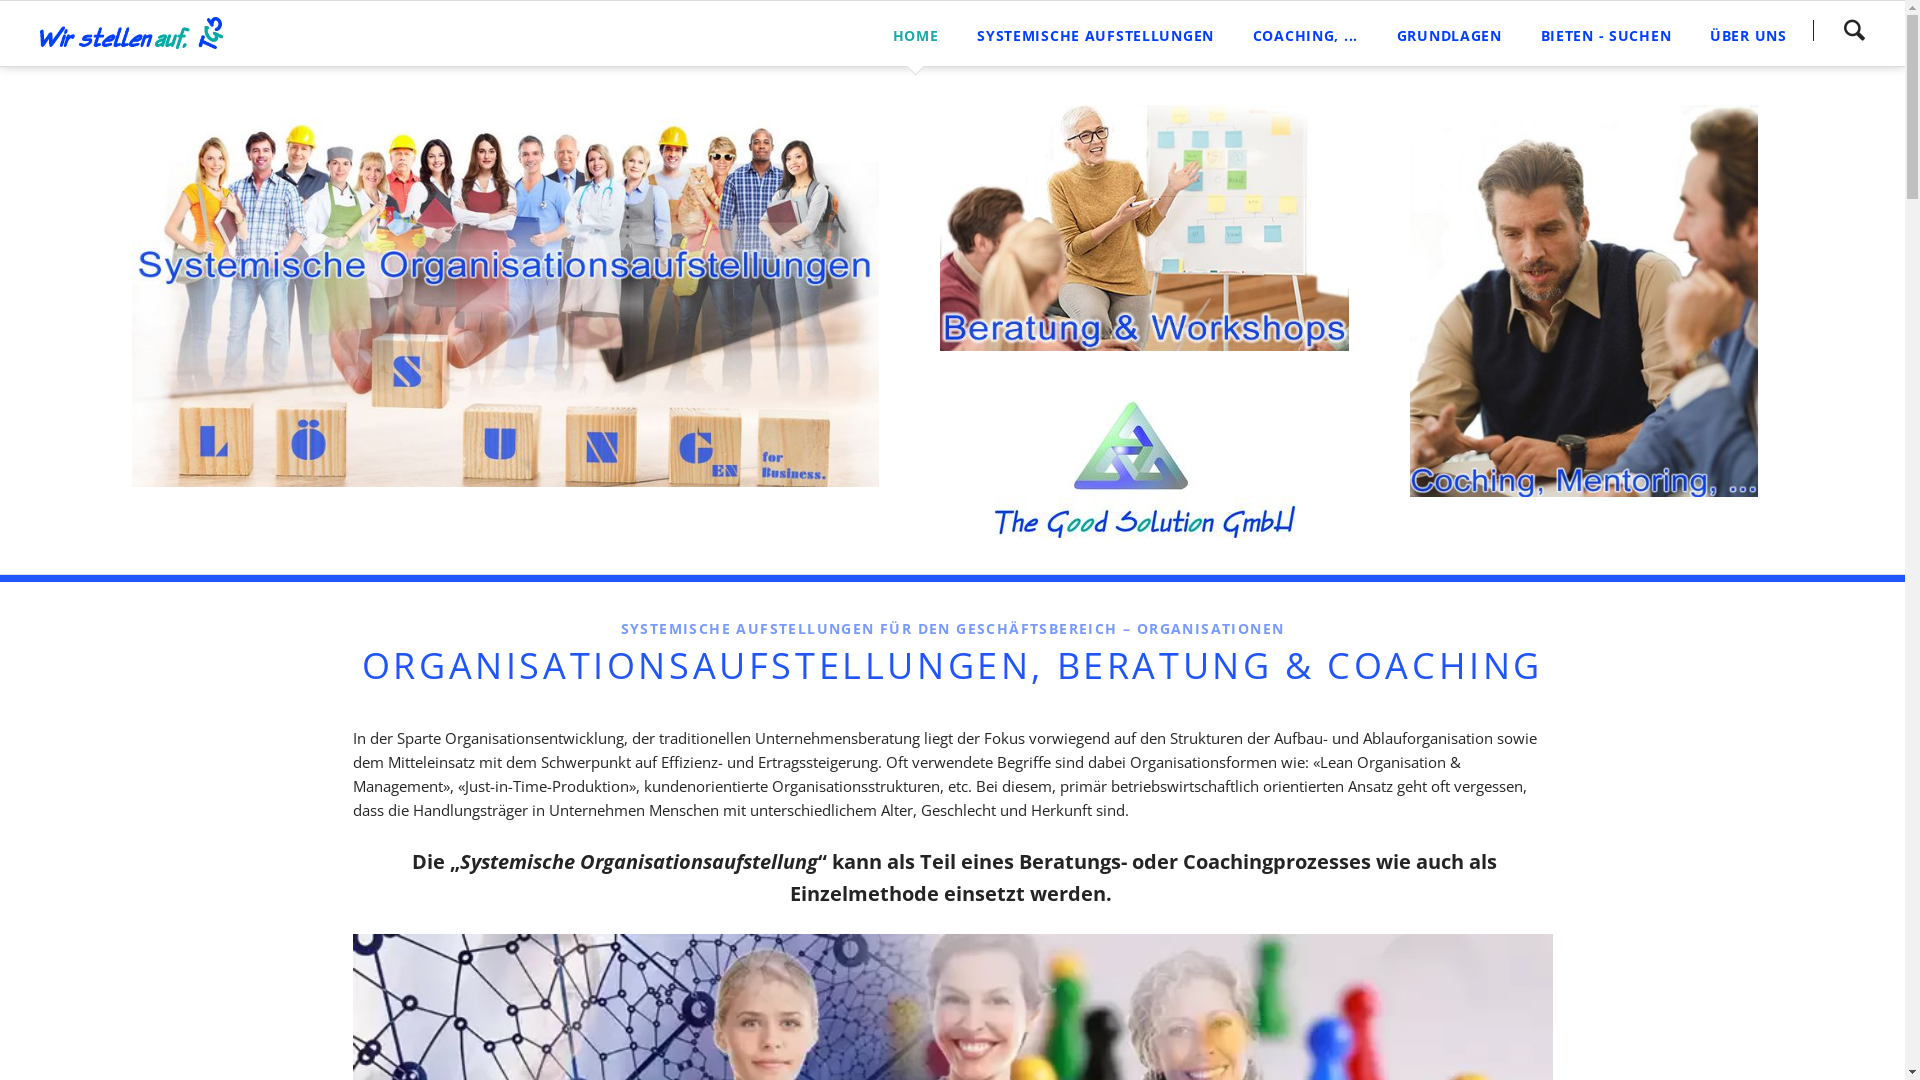 The height and width of the screenshot is (1080, 1920). Describe the element at coordinates (1813, 30) in the screenshot. I see `'Suchen'` at that location.